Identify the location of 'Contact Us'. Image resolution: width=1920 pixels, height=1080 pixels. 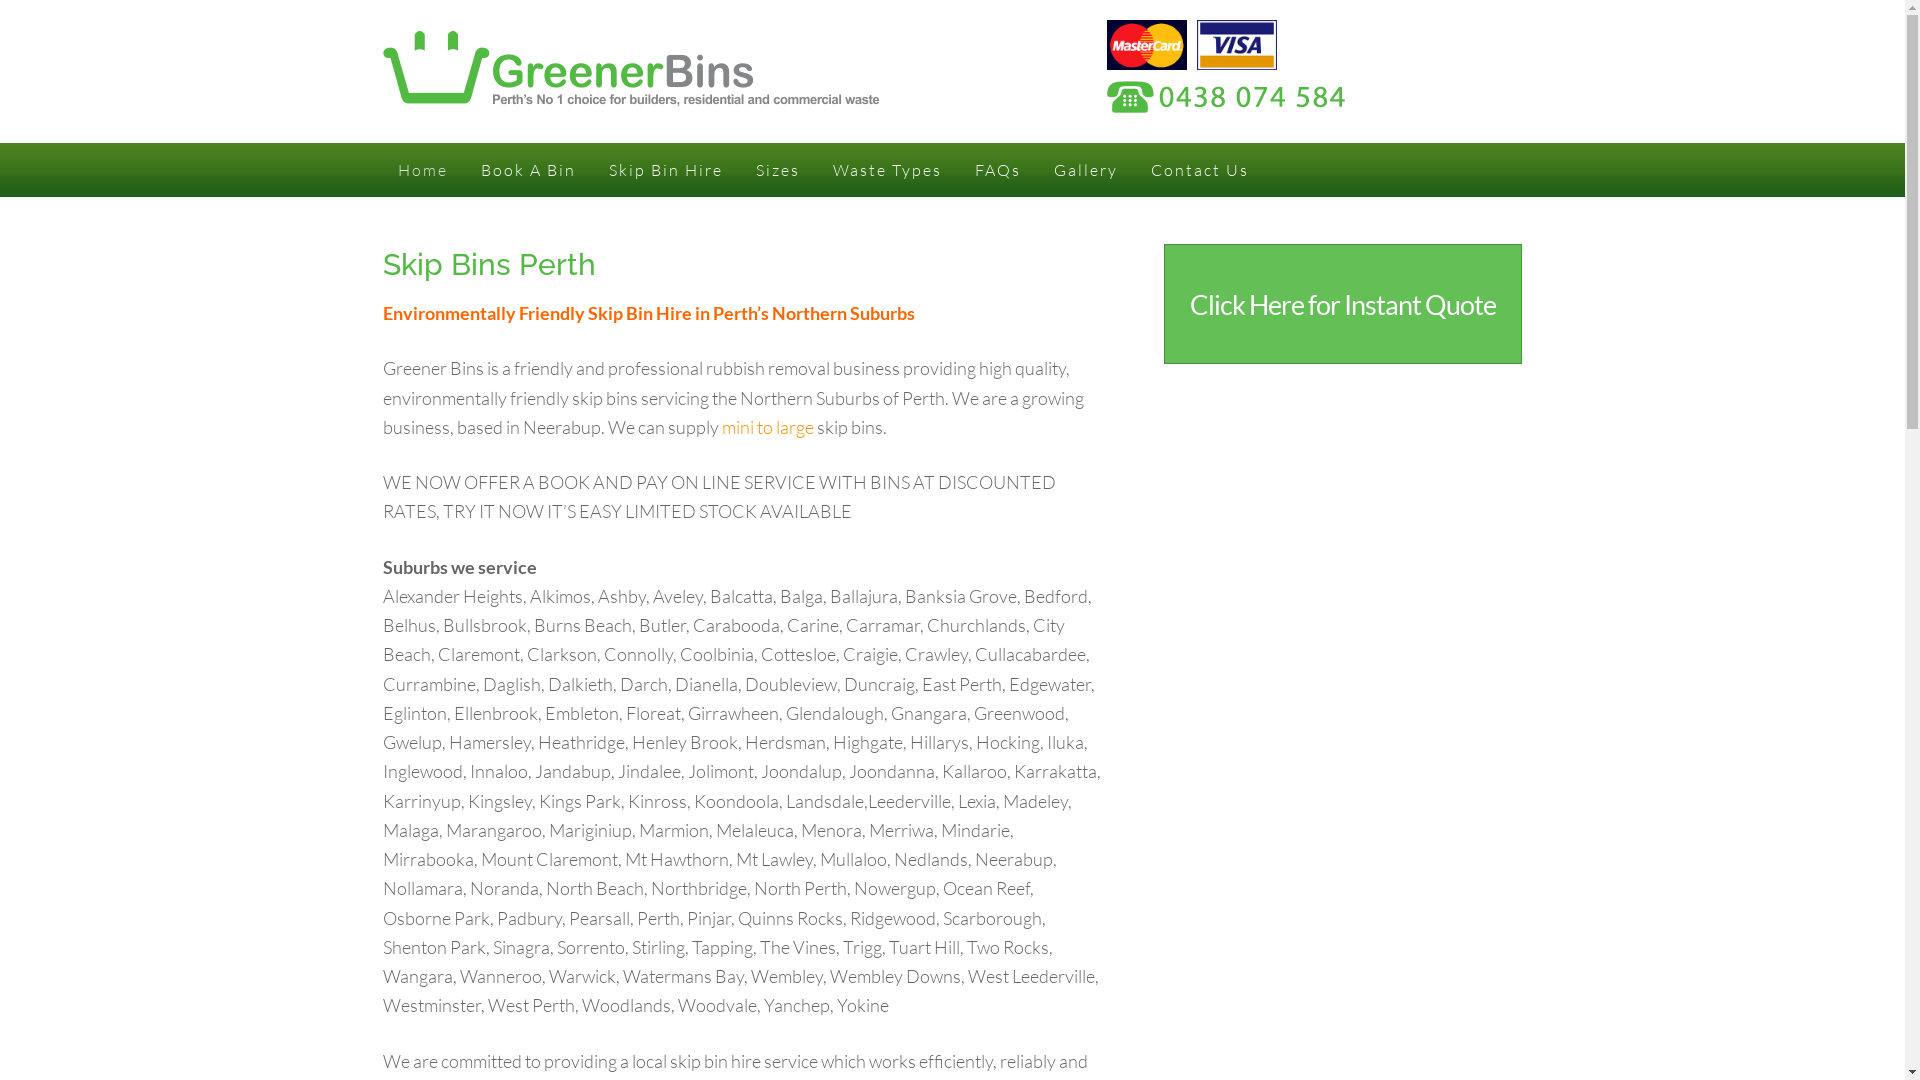
(1200, 168).